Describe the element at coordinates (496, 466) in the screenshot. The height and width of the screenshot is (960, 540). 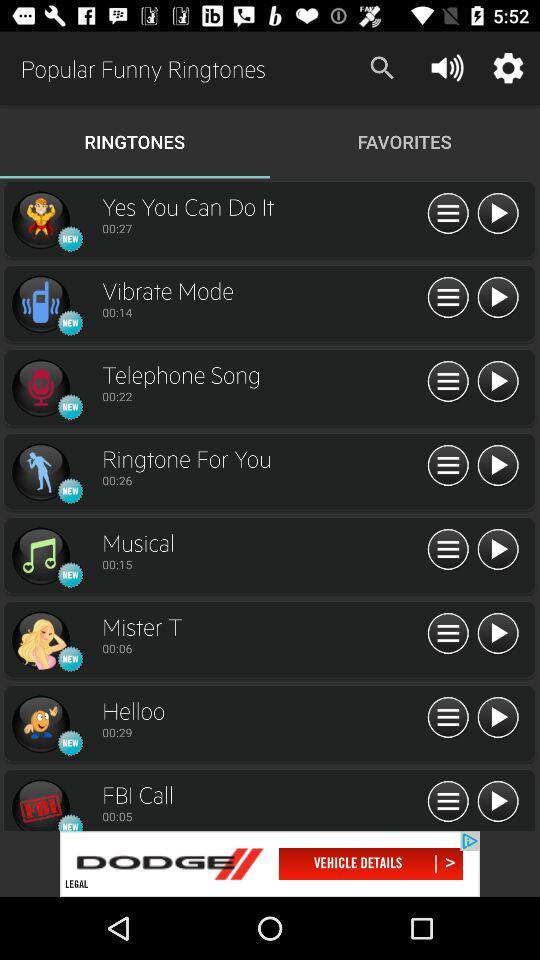
I see `button` at that location.